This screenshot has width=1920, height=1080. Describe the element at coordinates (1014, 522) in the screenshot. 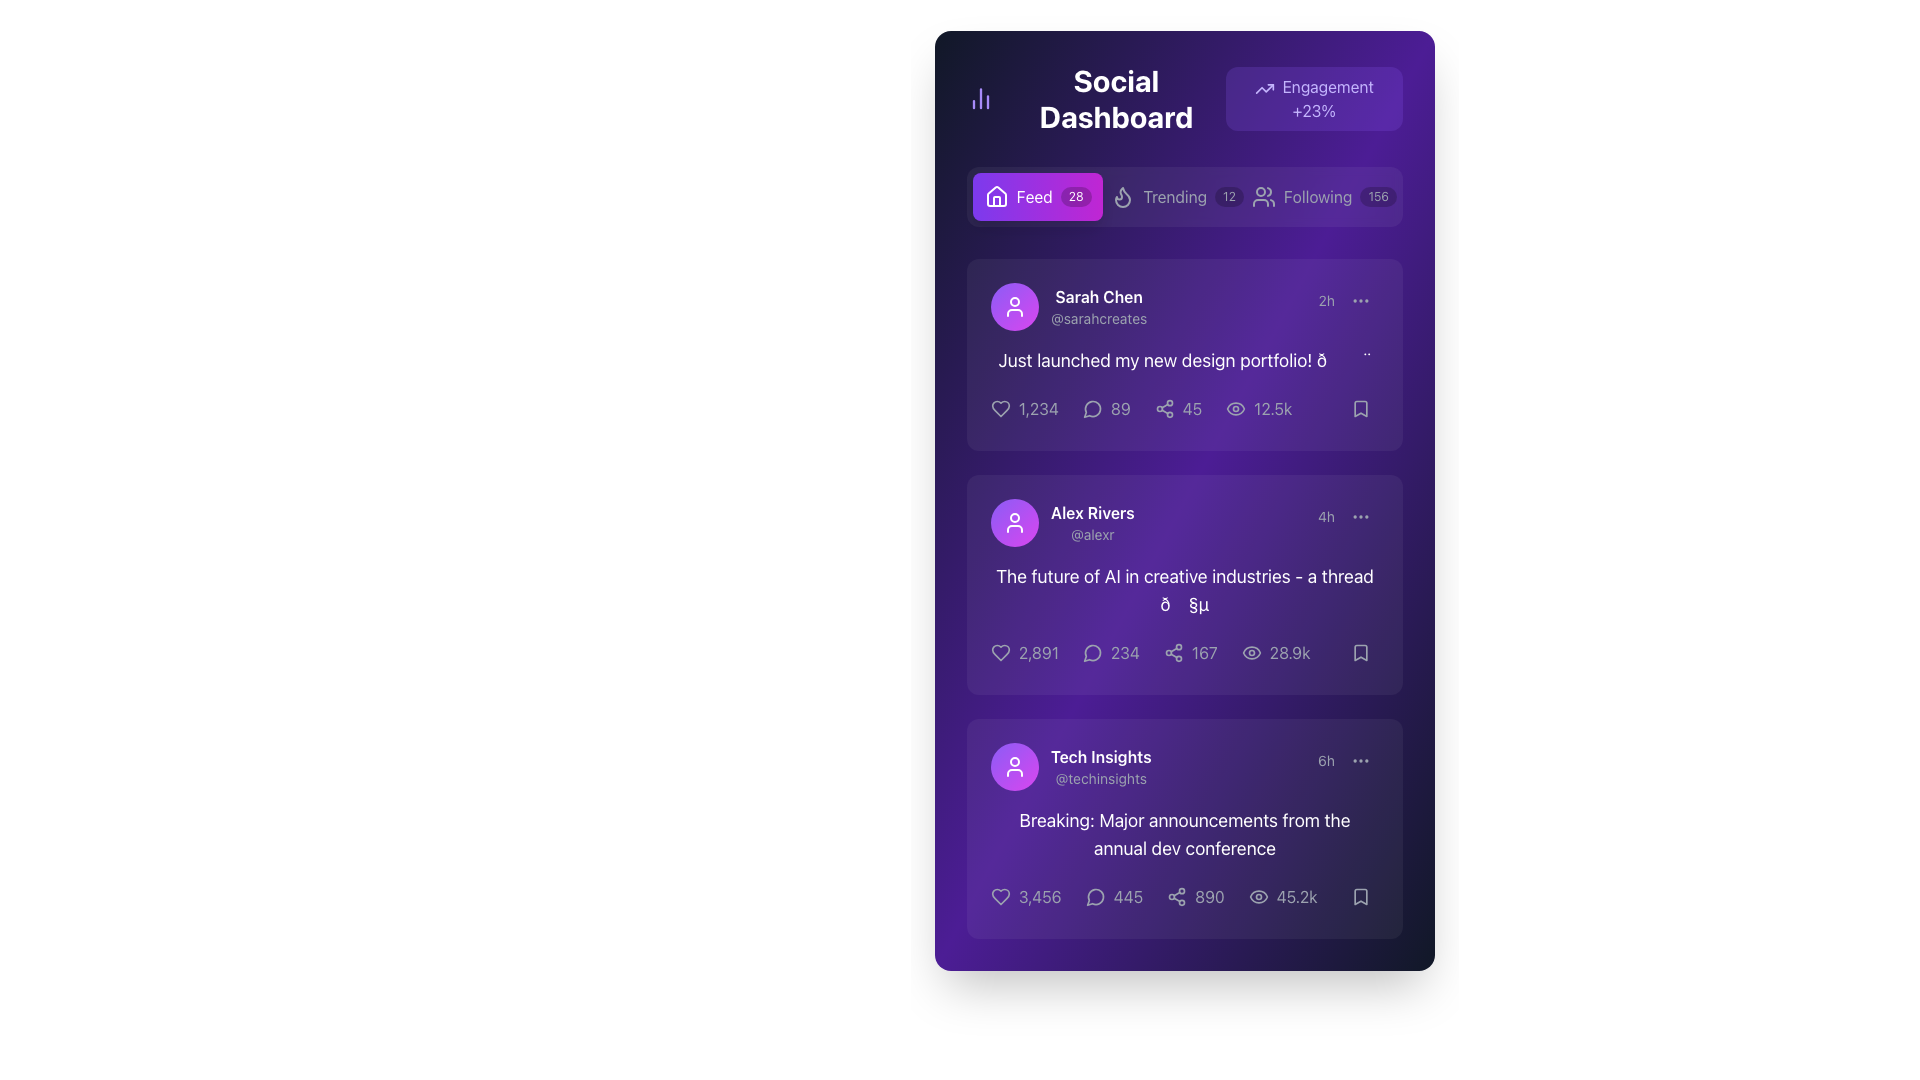

I see `the user silhouette icon` at that location.